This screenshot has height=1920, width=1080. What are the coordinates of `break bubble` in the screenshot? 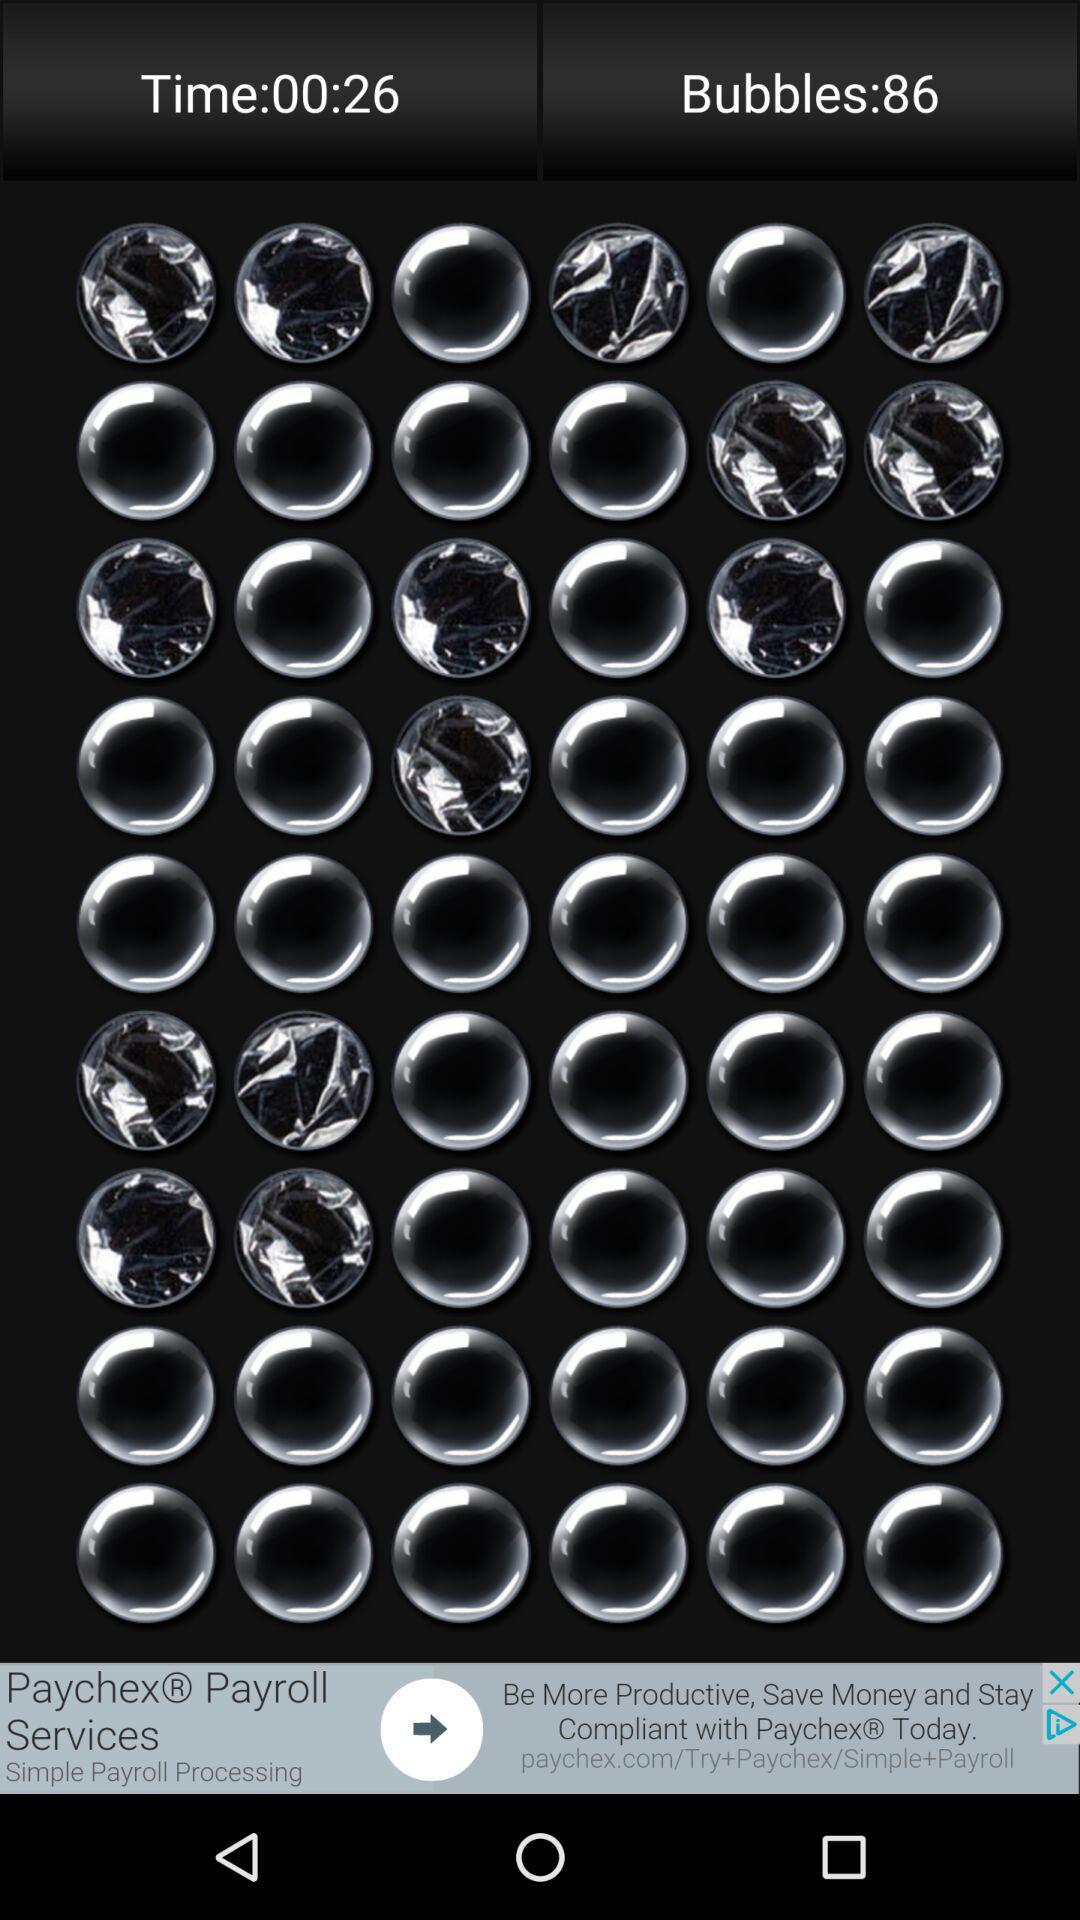 It's located at (461, 1394).